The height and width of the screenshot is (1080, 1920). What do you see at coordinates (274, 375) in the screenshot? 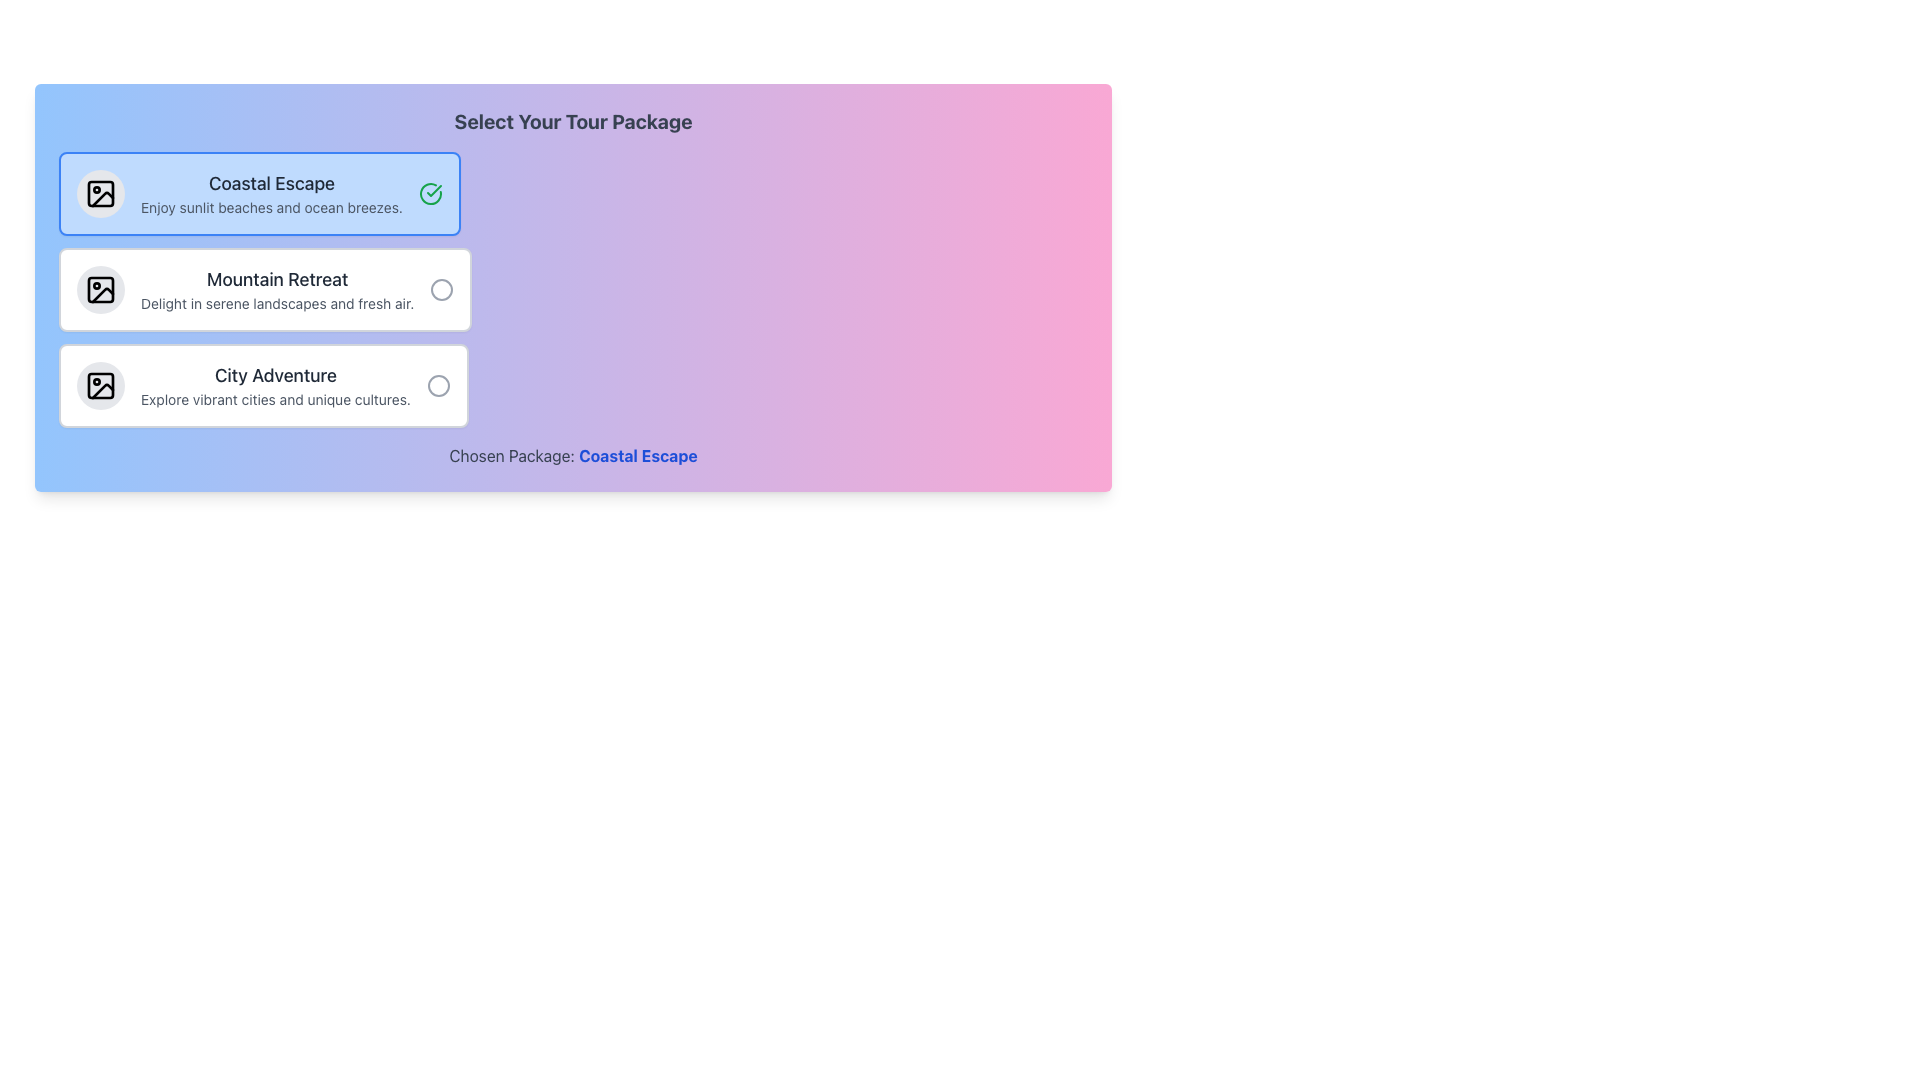
I see `the prominently styled text label reading 'City Adventure', which is the header for the third option in the tour package selection interface` at bounding box center [274, 375].